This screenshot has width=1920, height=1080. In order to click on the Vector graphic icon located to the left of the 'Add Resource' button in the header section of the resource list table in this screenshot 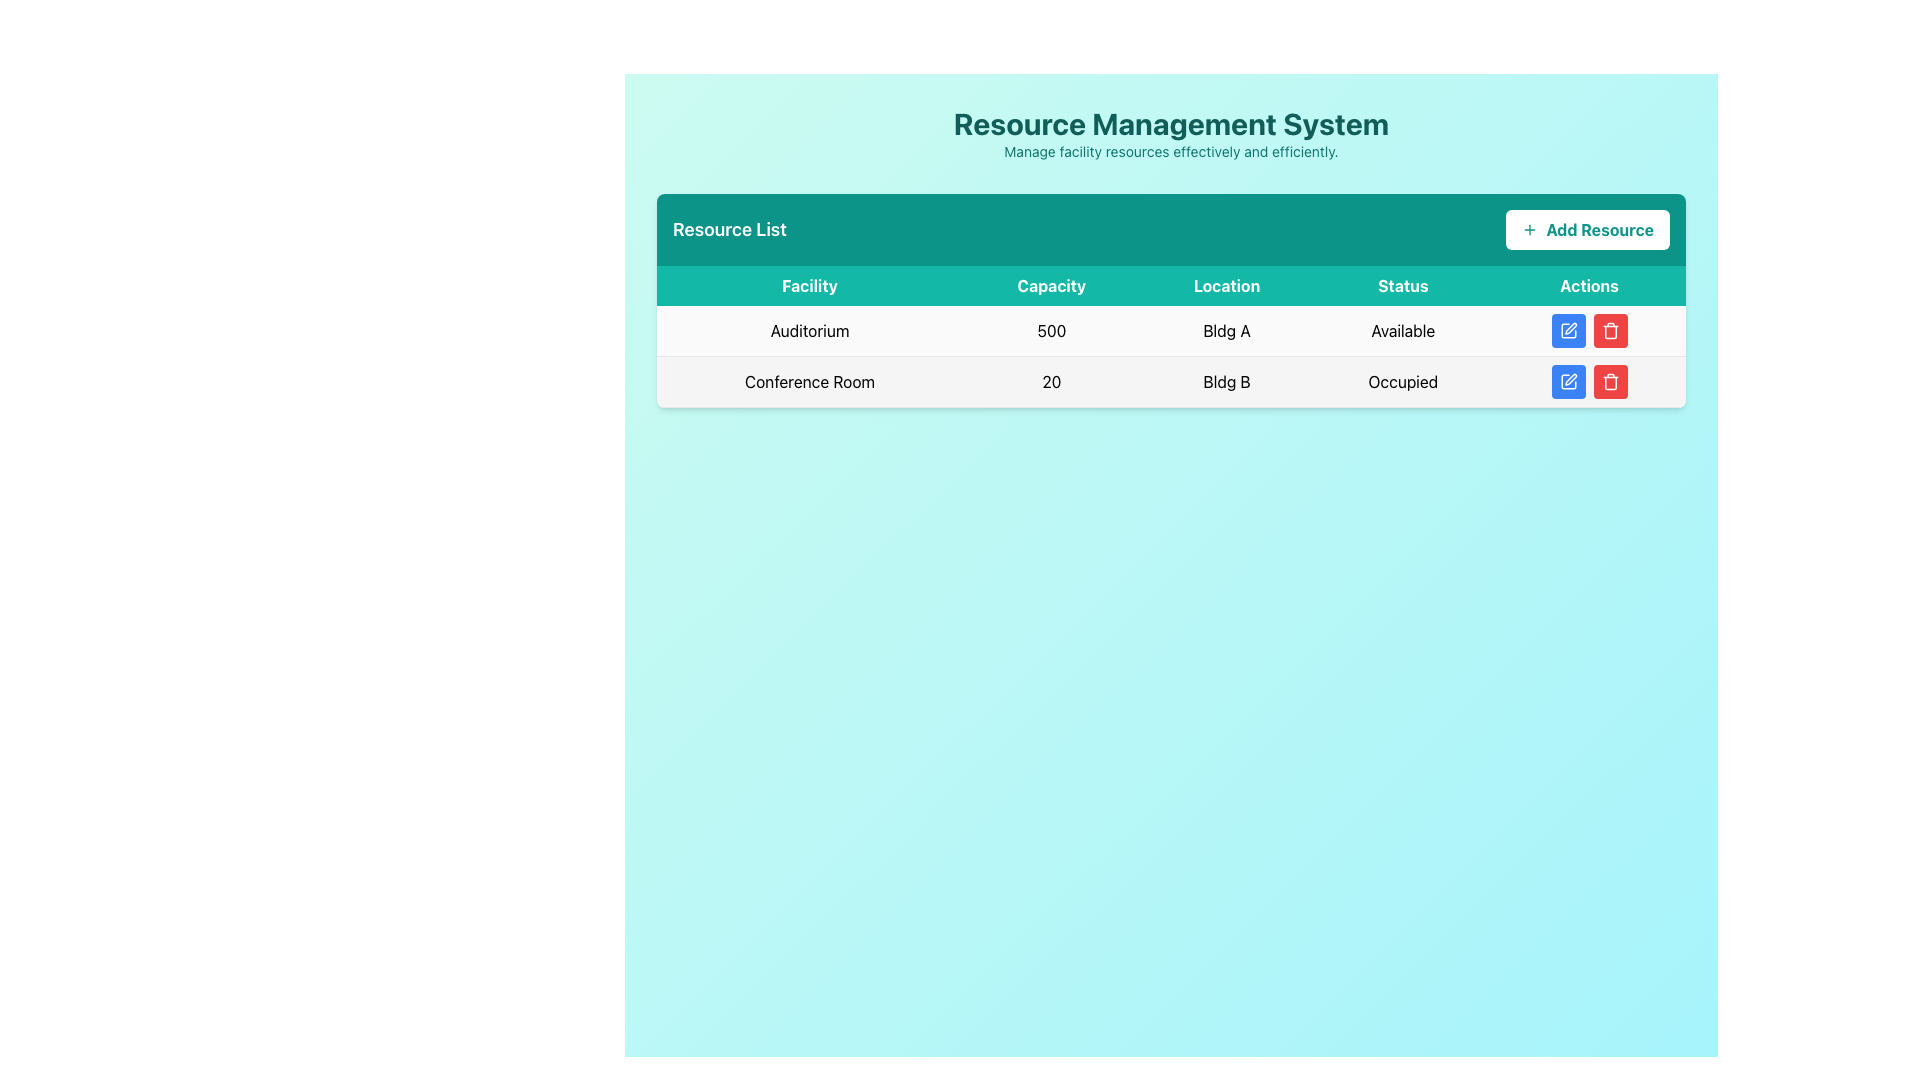, I will do `click(1529, 229)`.